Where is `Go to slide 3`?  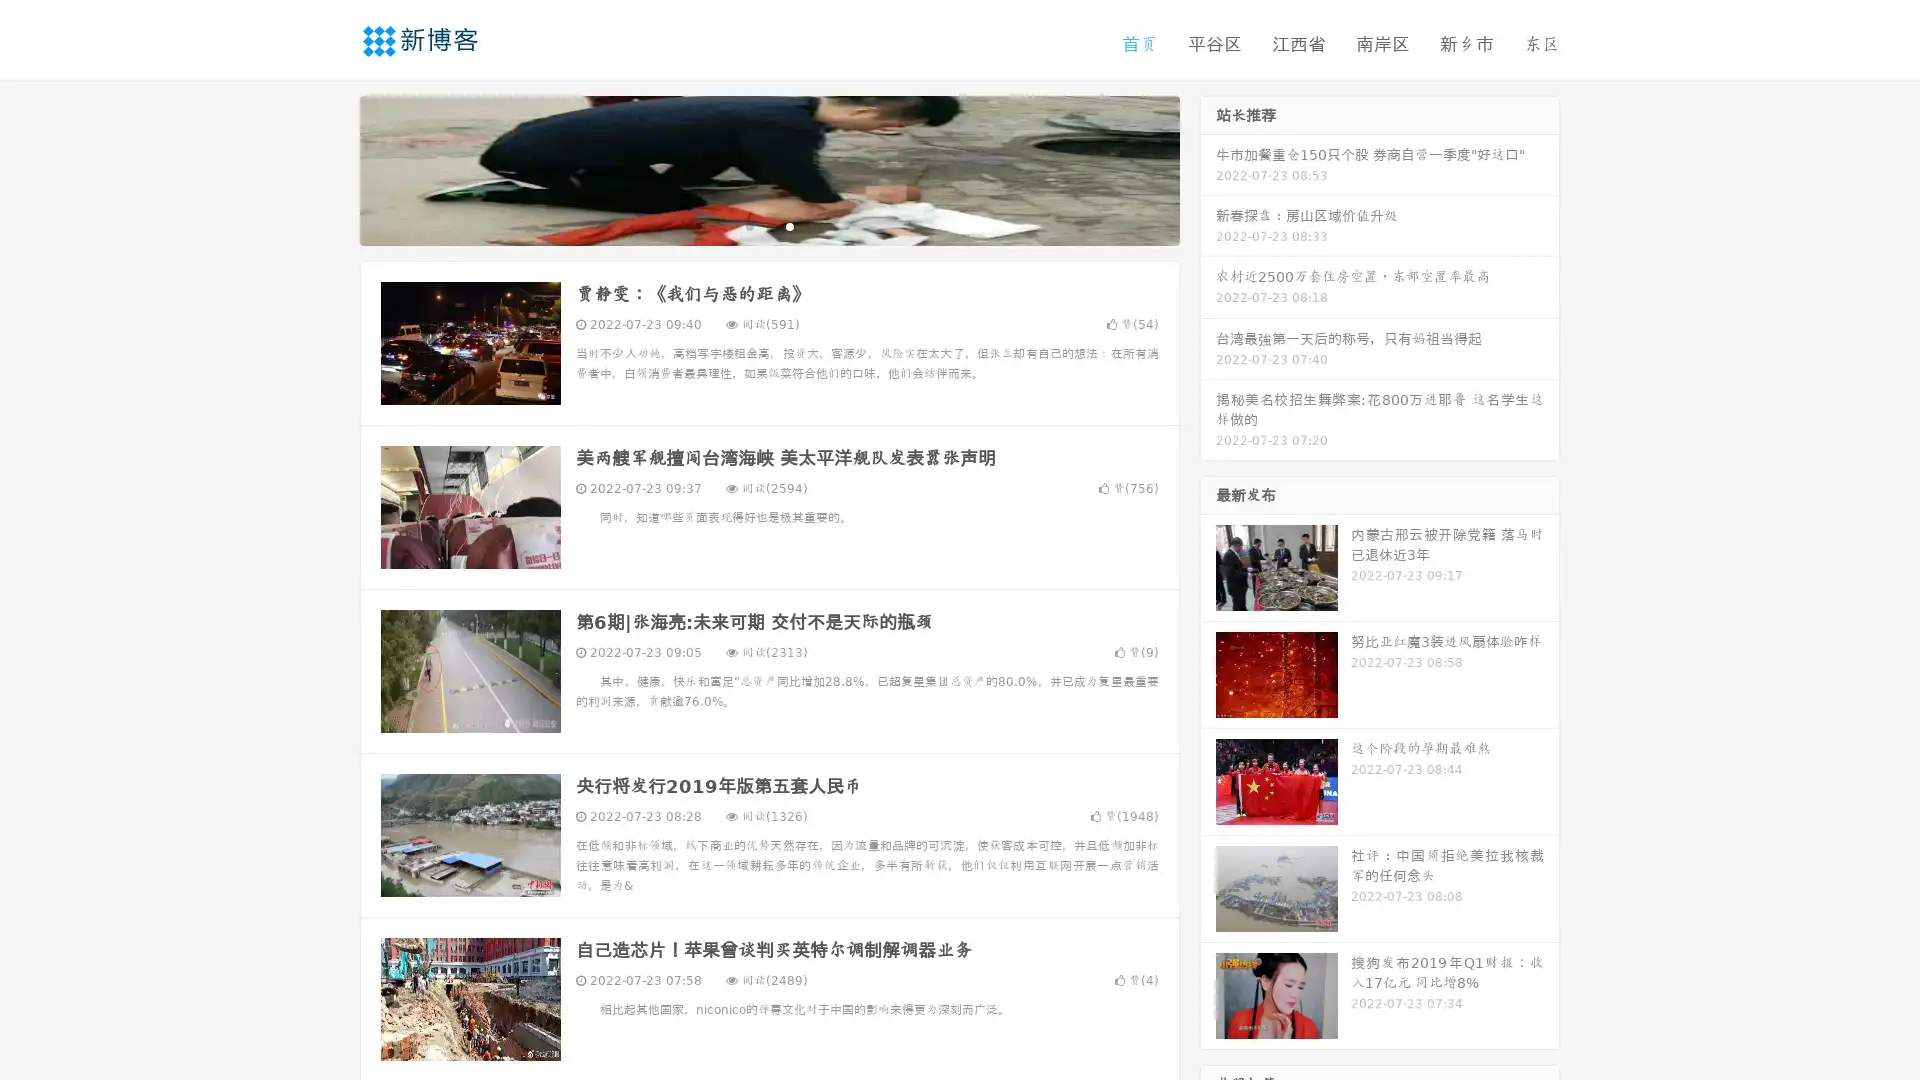
Go to slide 3 is located at coordinates (789, 225).